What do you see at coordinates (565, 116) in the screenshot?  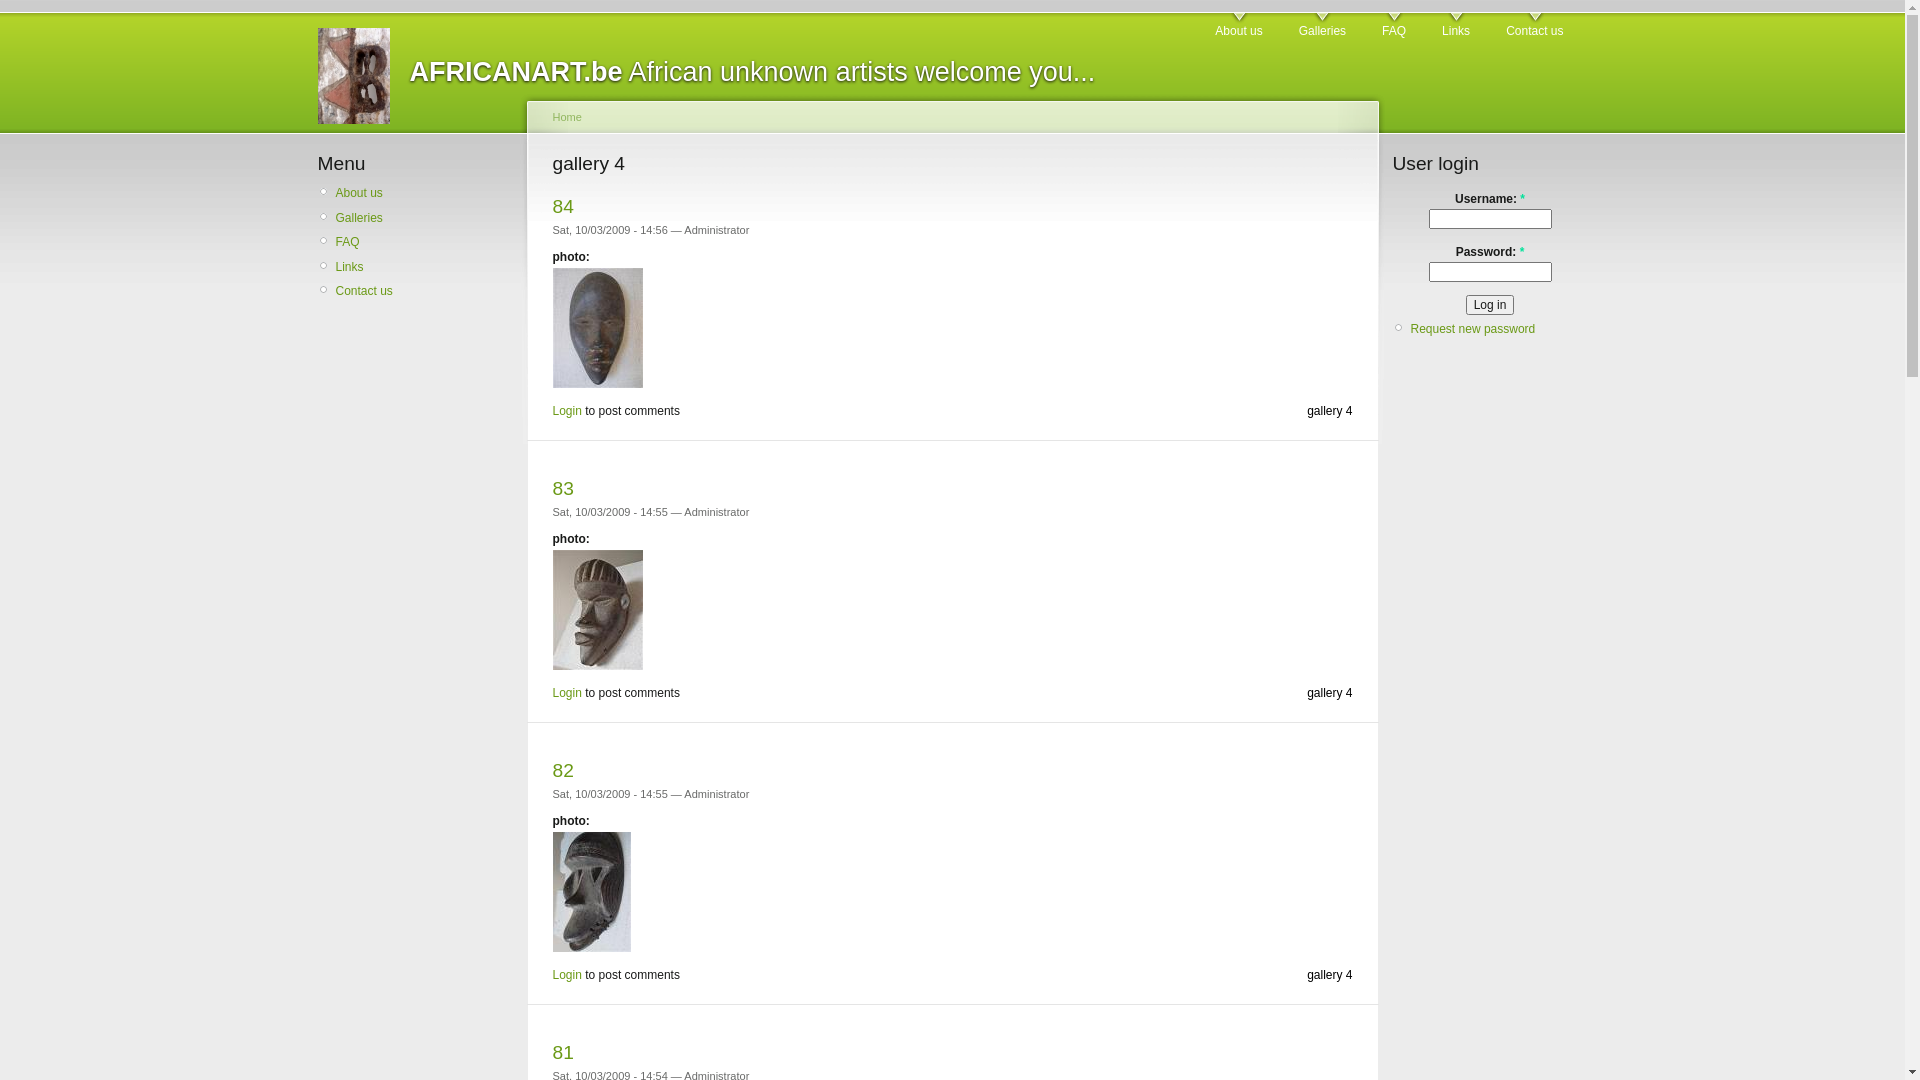 I see `'Home'` at bounding box center [565, 116].